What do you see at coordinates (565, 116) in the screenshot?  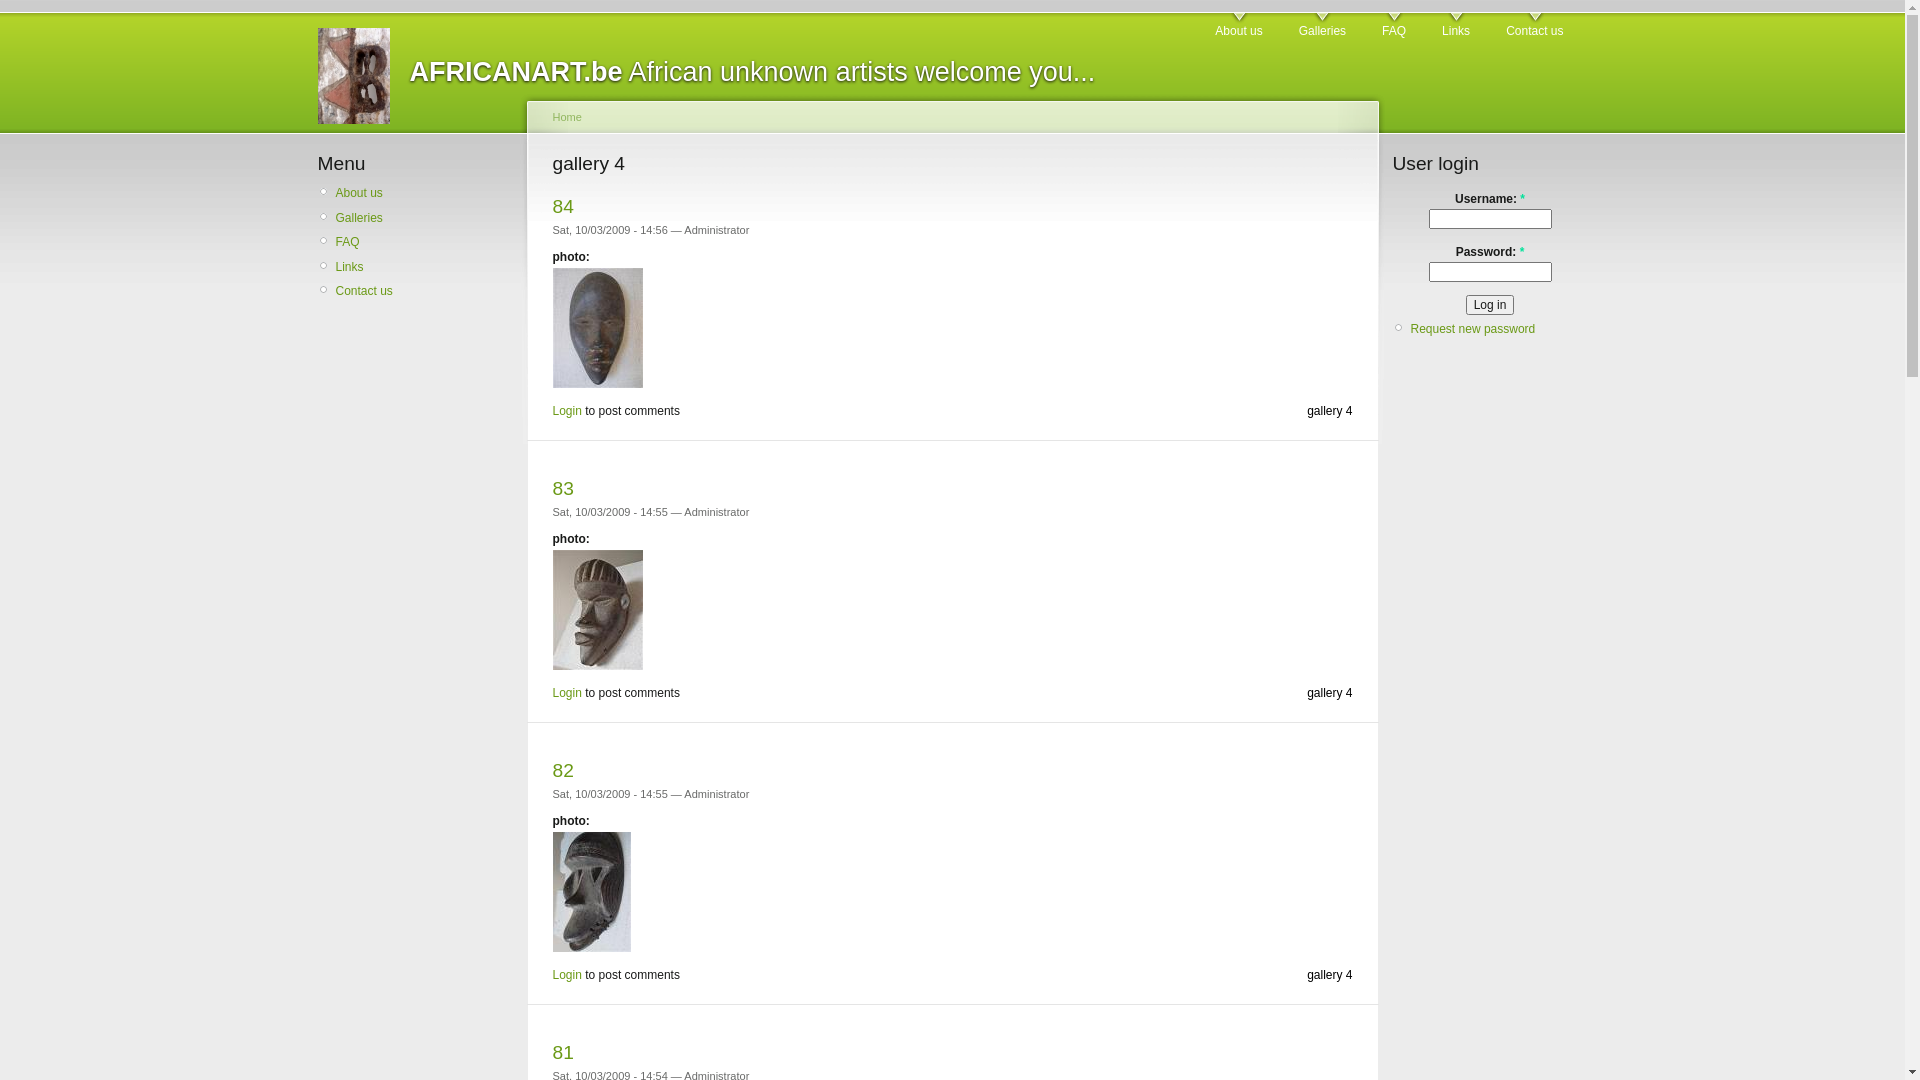 I see `'Home'` at bounding box center [565, 116].